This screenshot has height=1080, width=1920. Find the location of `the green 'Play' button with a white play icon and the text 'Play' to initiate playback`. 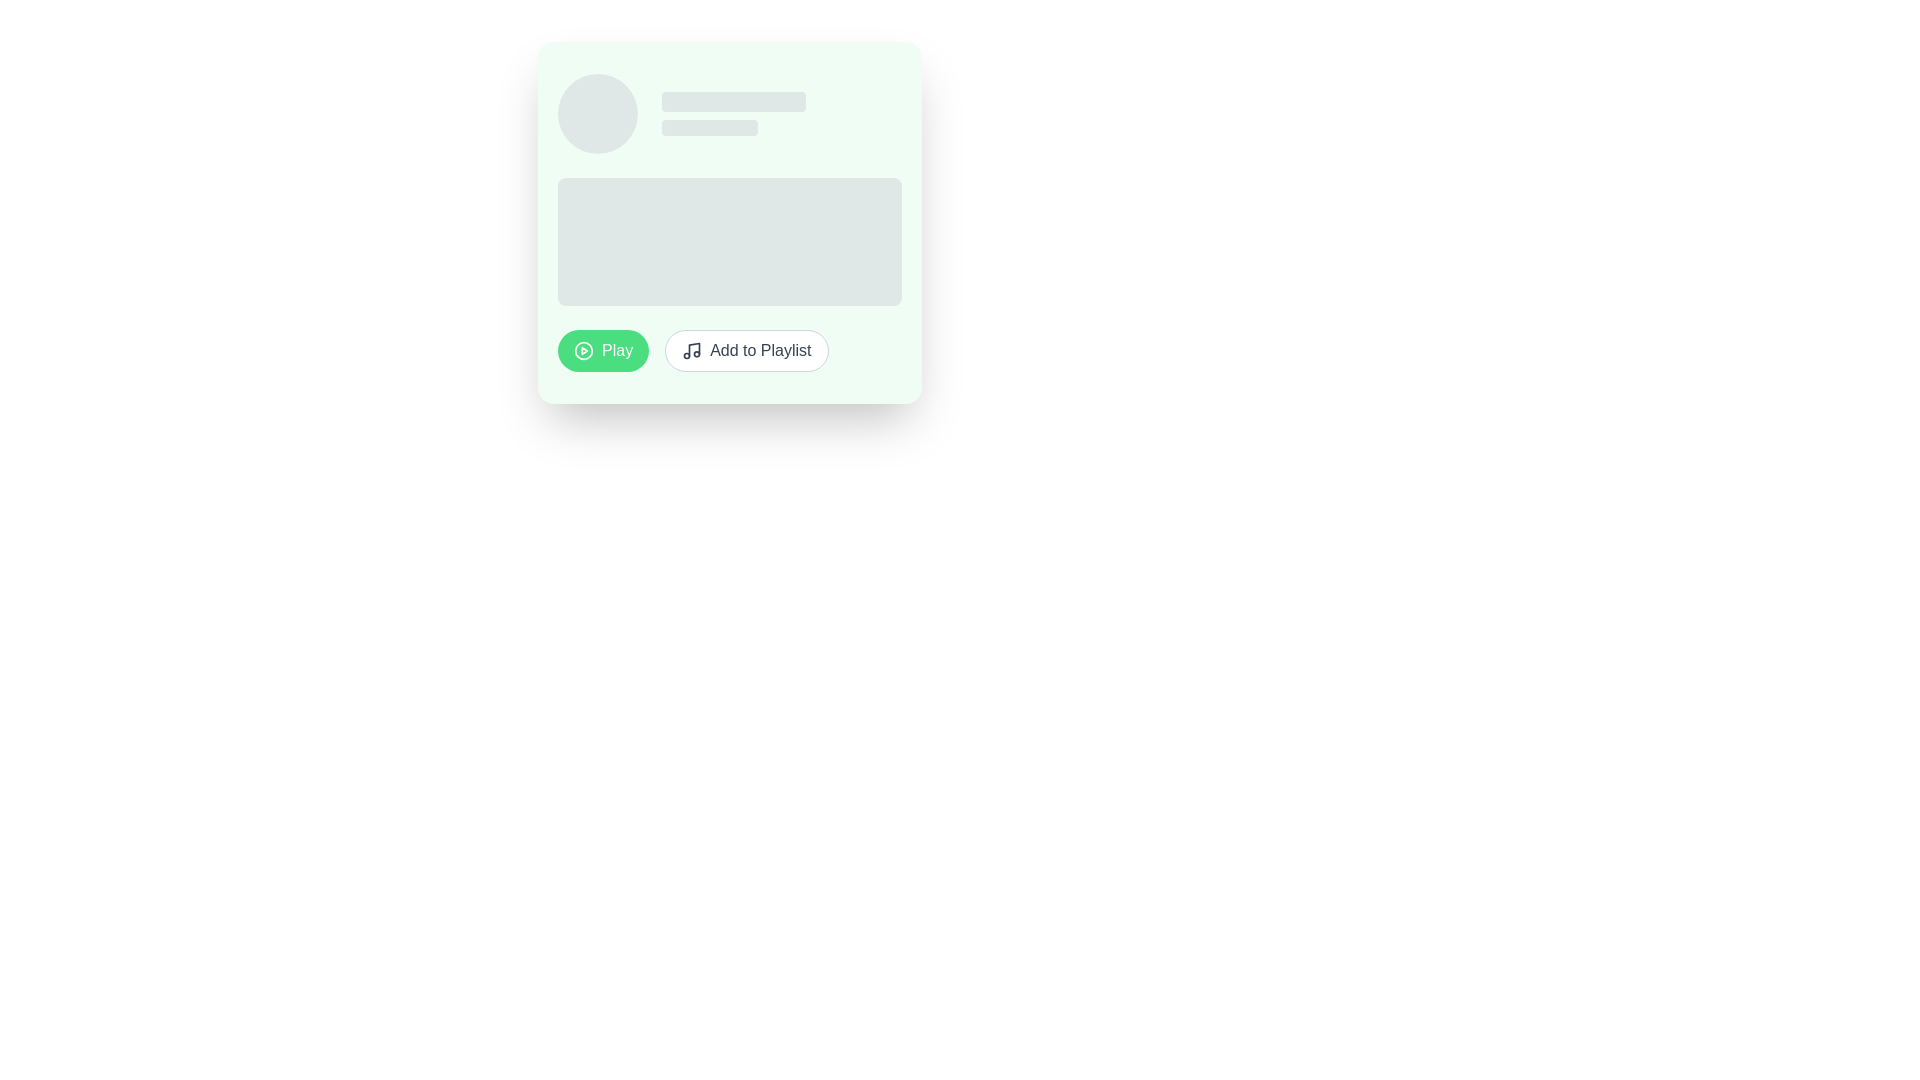

the green 'Play' button with a white play icon and the text 'Play' to initiate playback is located at coordinates (602, 350).